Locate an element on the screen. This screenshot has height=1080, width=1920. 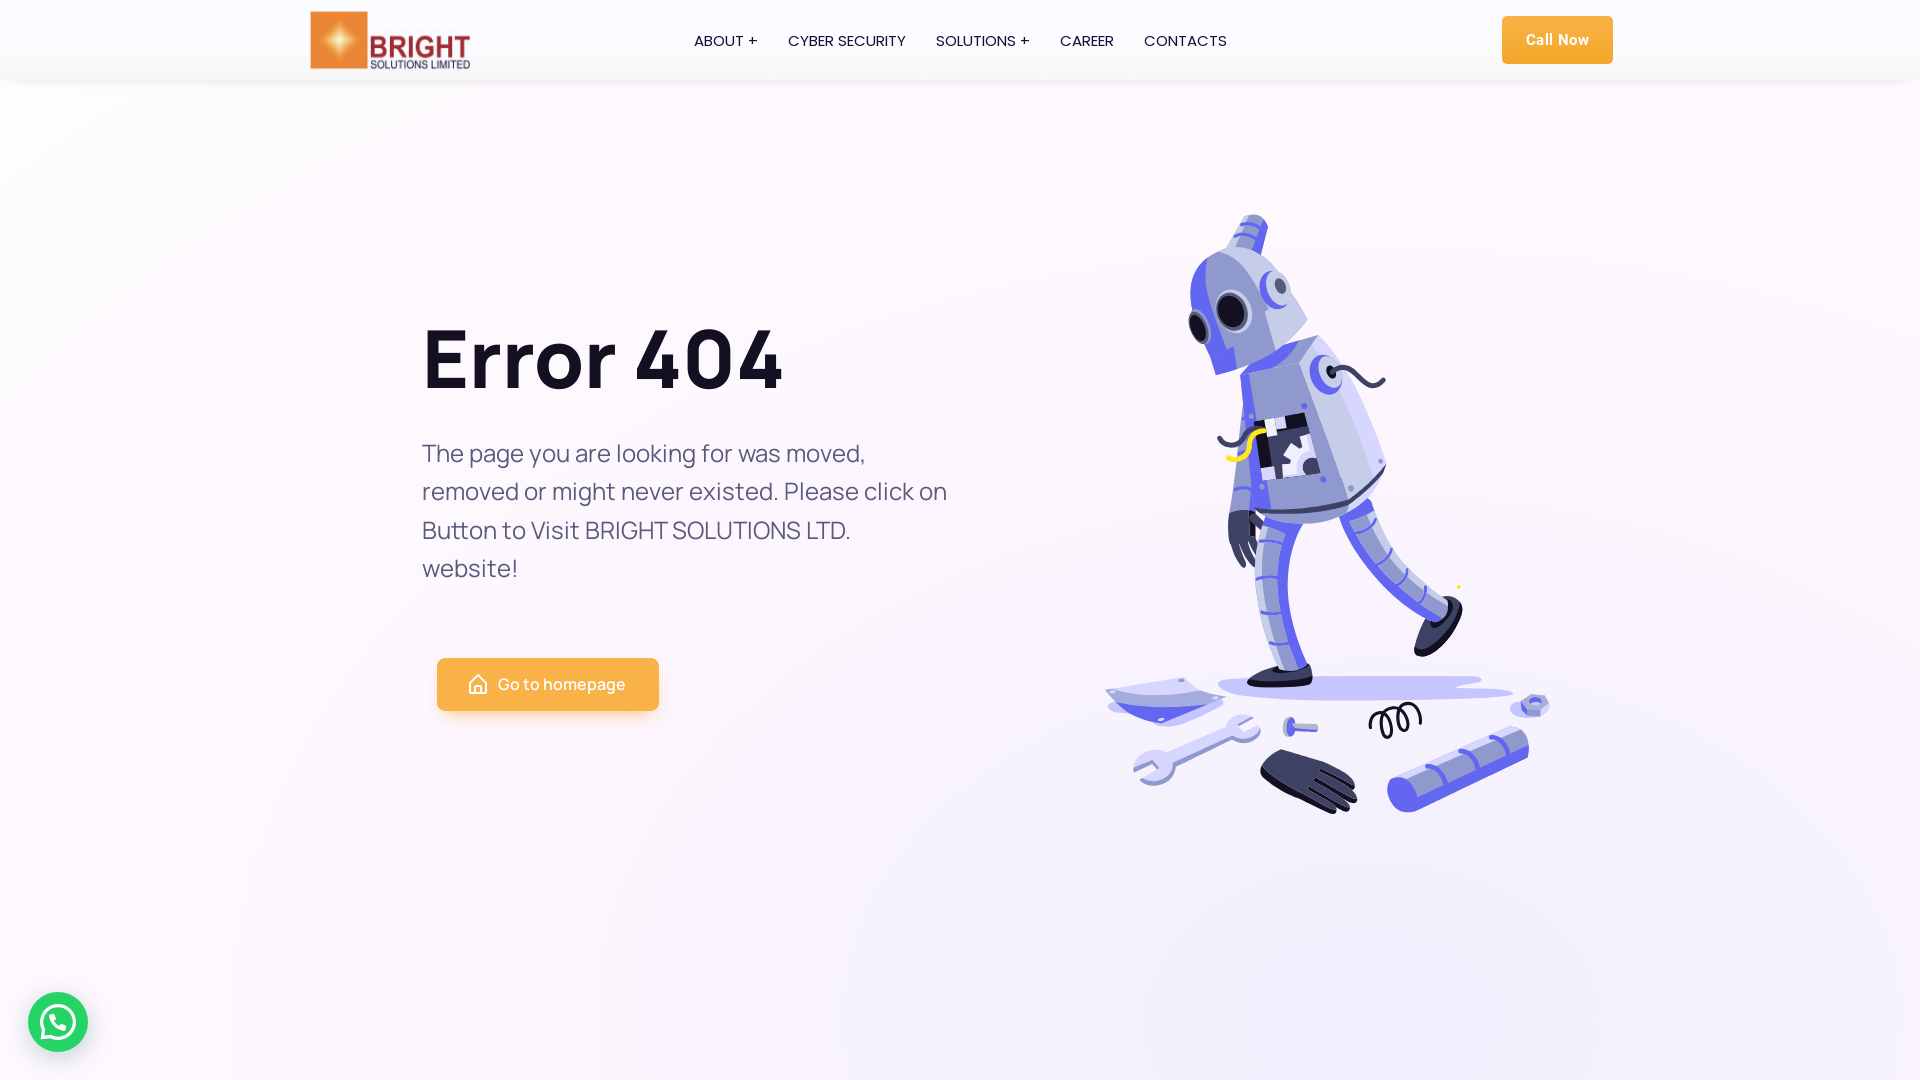
'SOLUTIONS +' is located at coordinates (919, 39).